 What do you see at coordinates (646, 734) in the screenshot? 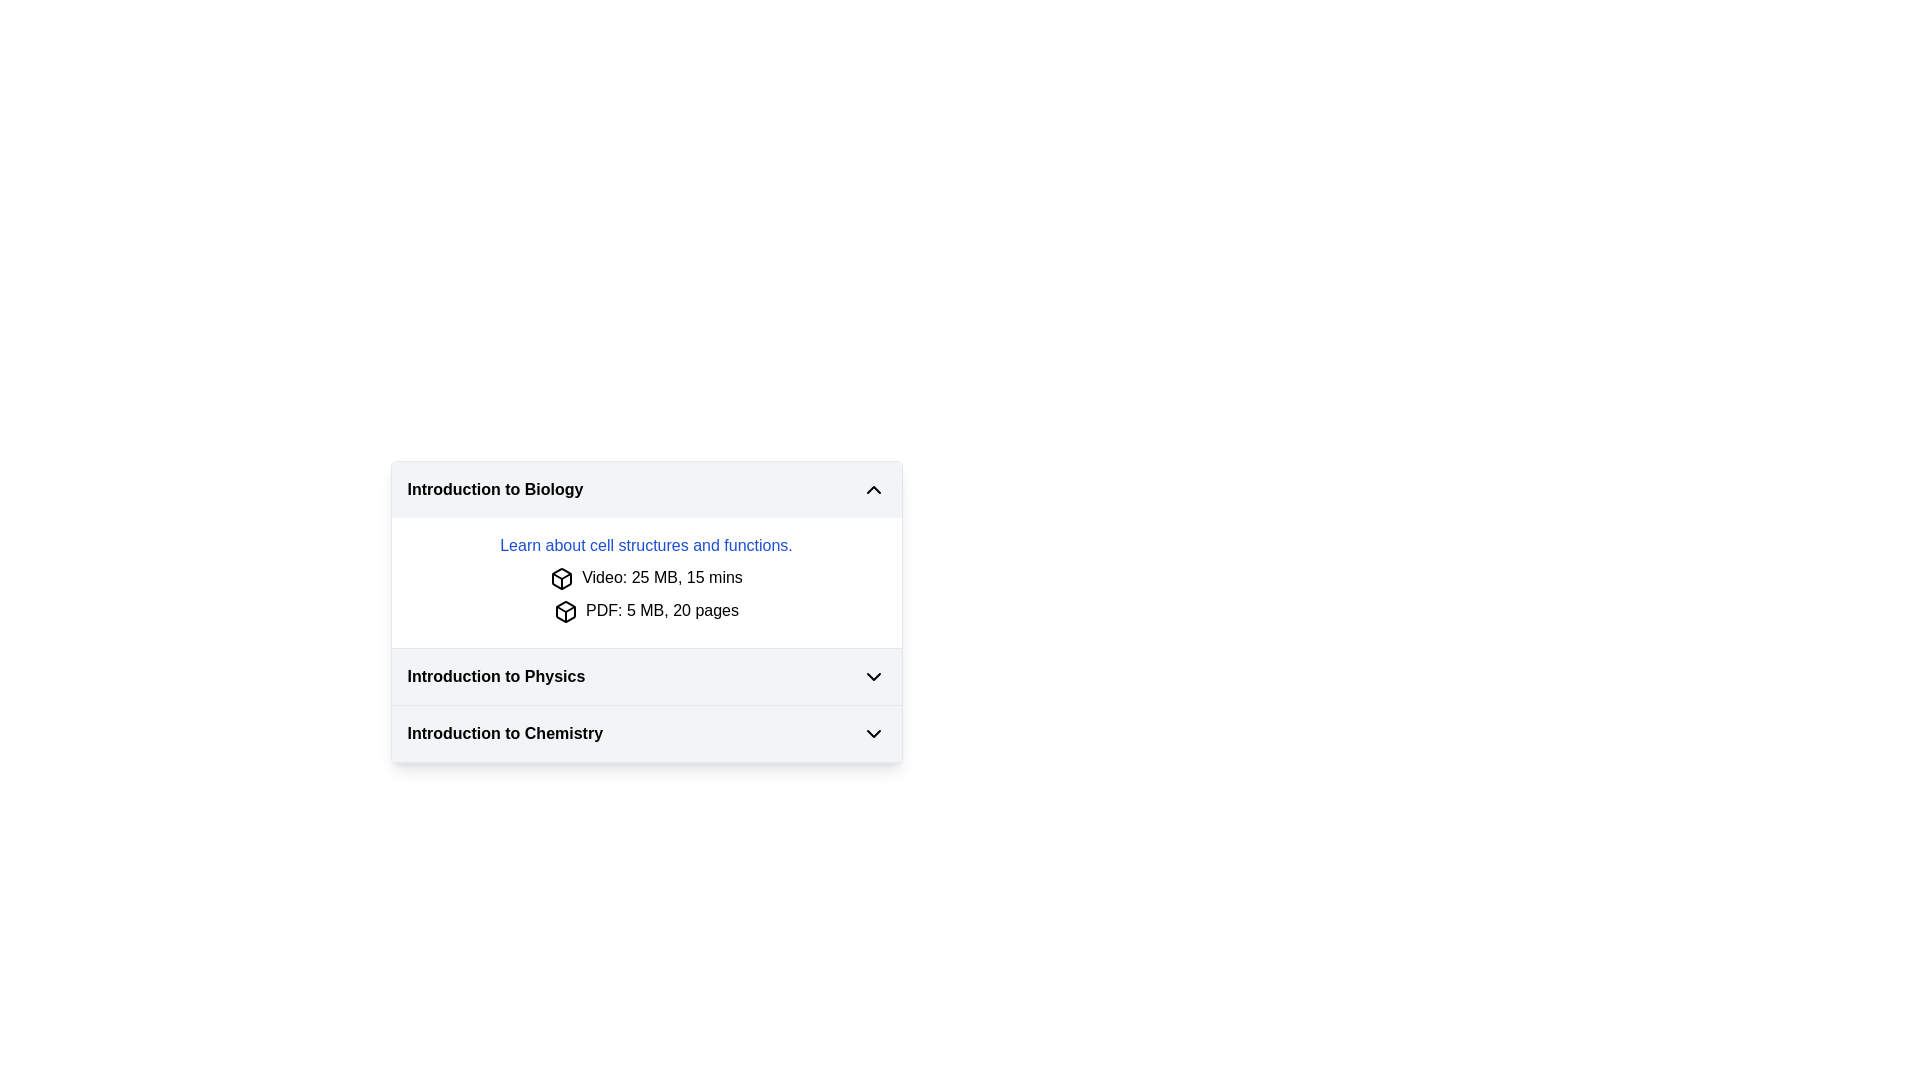
I see `the Interactive expandable list item titled 'Introduction to Chemistry' to change its background color` at bounding box center [646, 734].